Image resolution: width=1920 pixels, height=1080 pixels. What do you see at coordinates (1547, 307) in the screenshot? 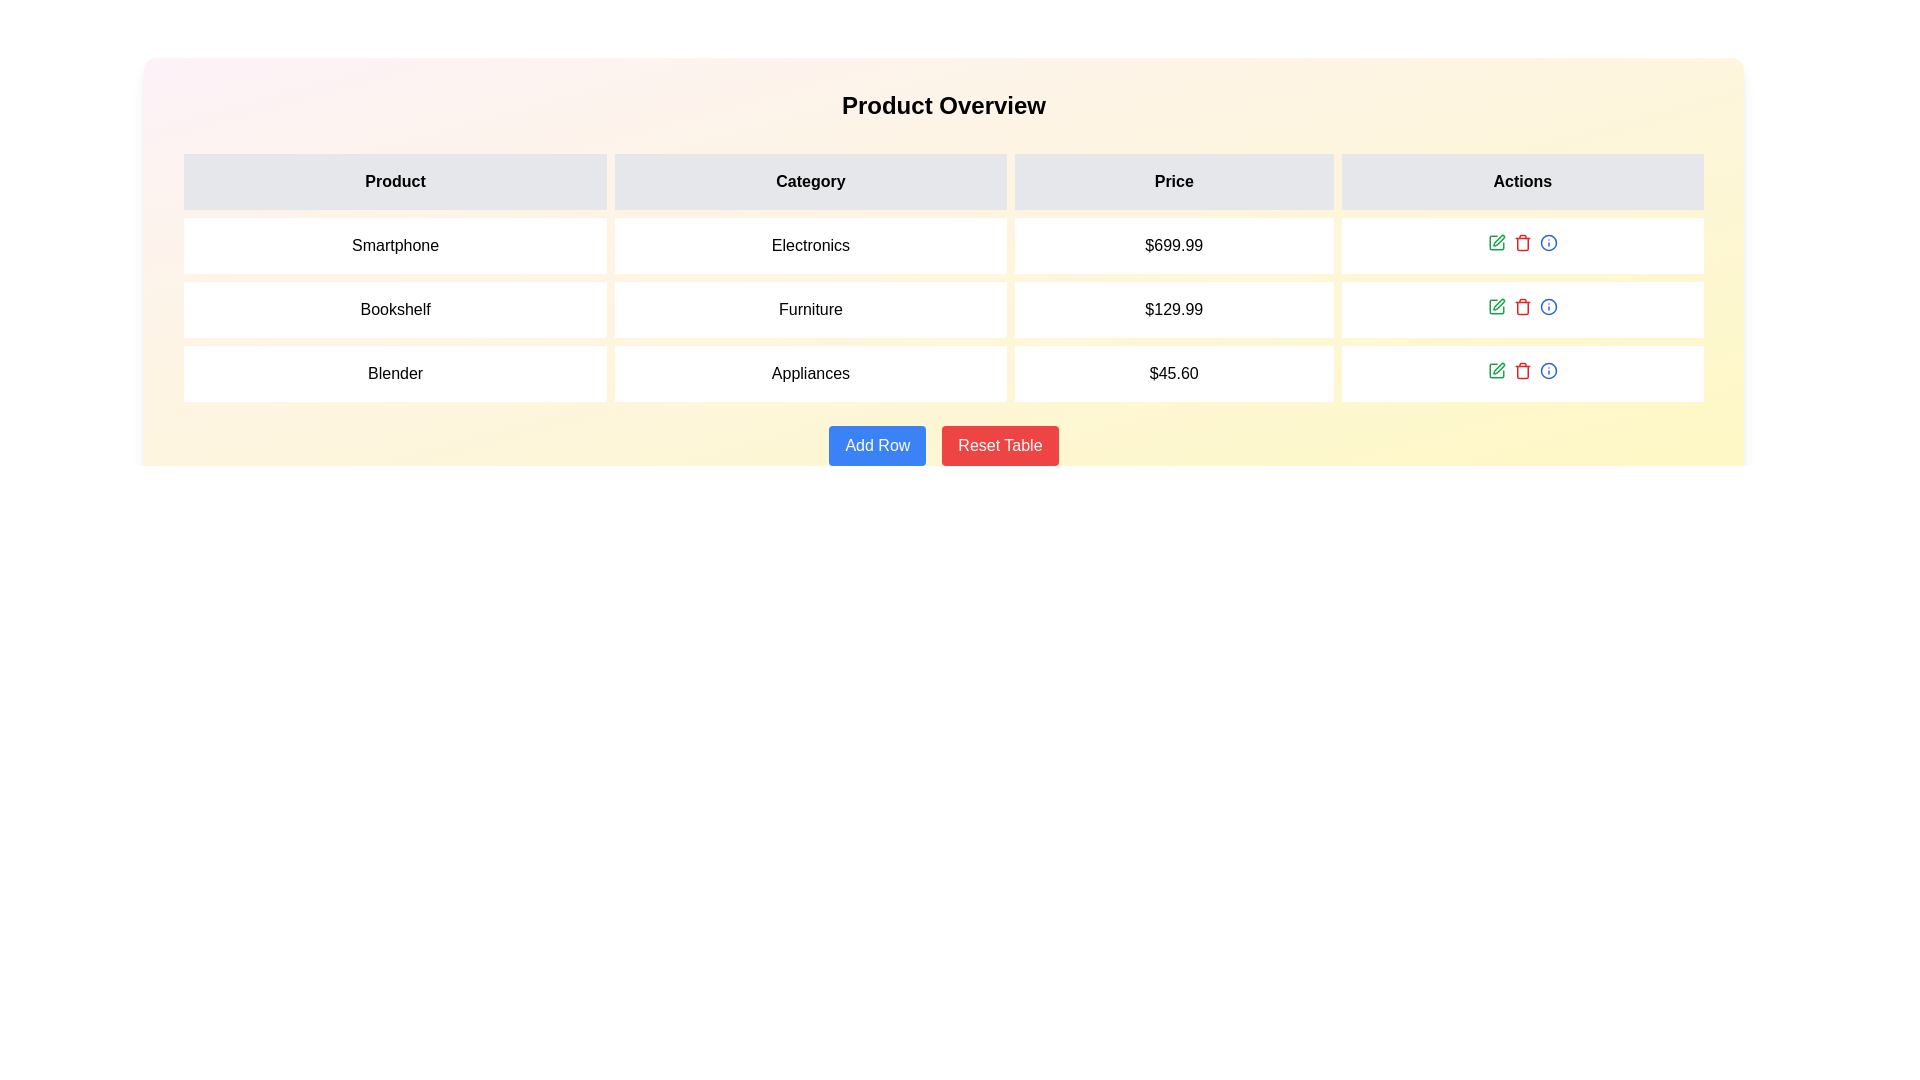
I see `the circular blue icon button resembling an information symbol in the 'Actions' column of the third row from the top in the 'Blender' row` at bounding box center [1547, 307].